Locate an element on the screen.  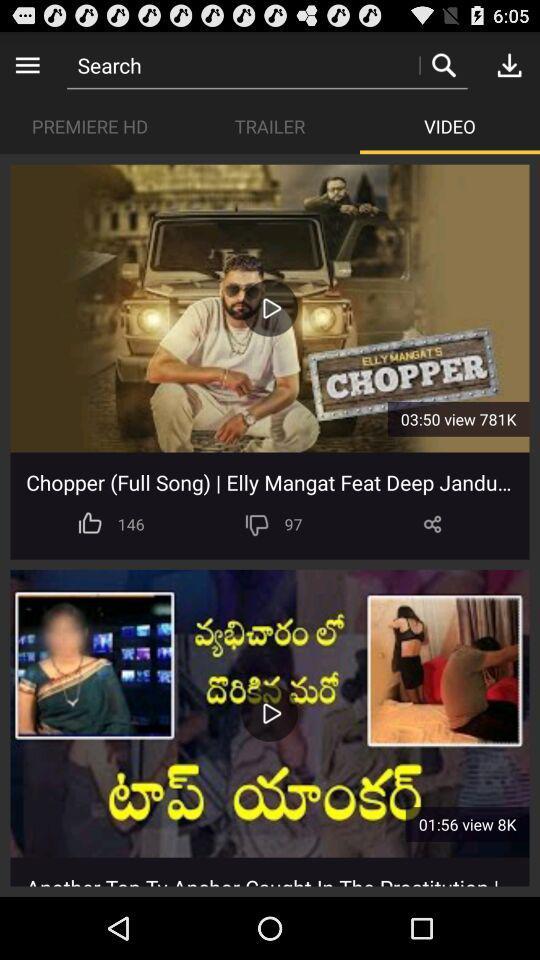
the app next to the video app is located at coordinates (270, 125).